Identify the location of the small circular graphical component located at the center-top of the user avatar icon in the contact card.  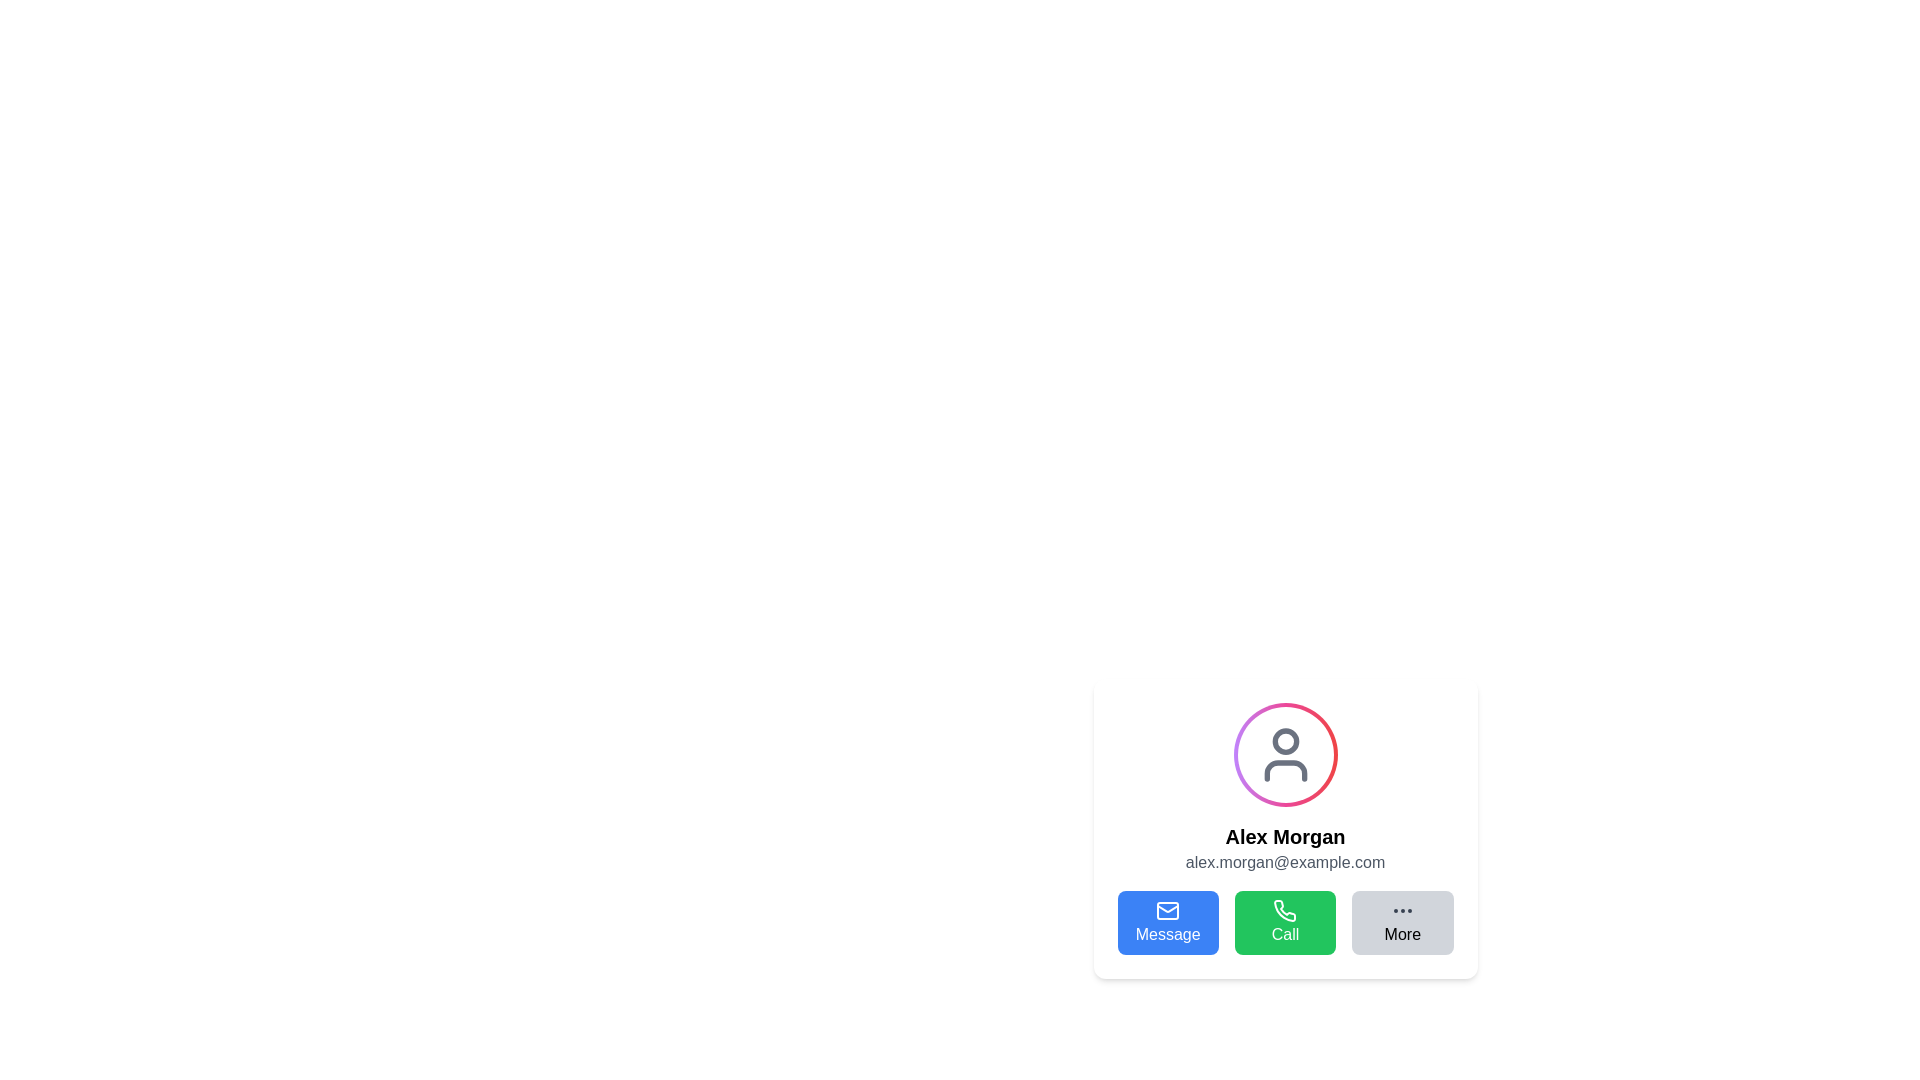
(1285, 741).